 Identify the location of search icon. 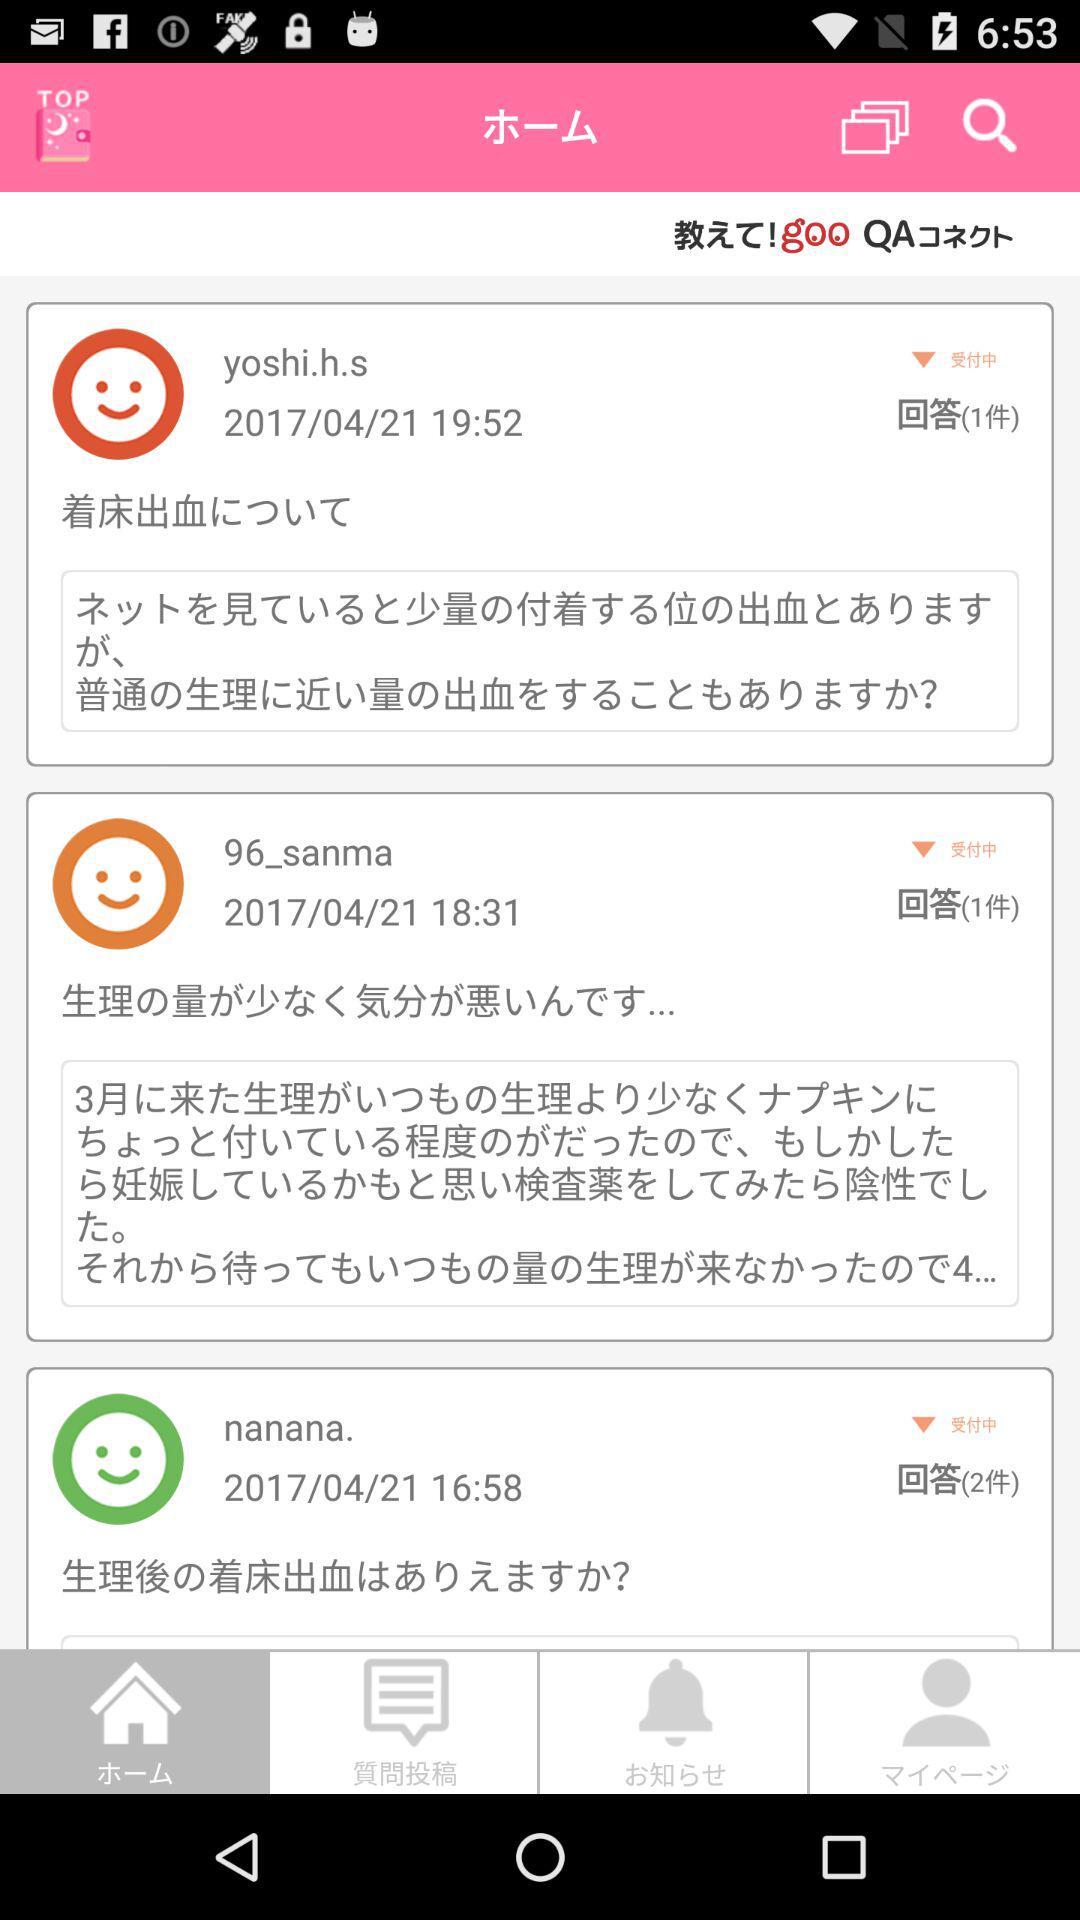
(991, 127).